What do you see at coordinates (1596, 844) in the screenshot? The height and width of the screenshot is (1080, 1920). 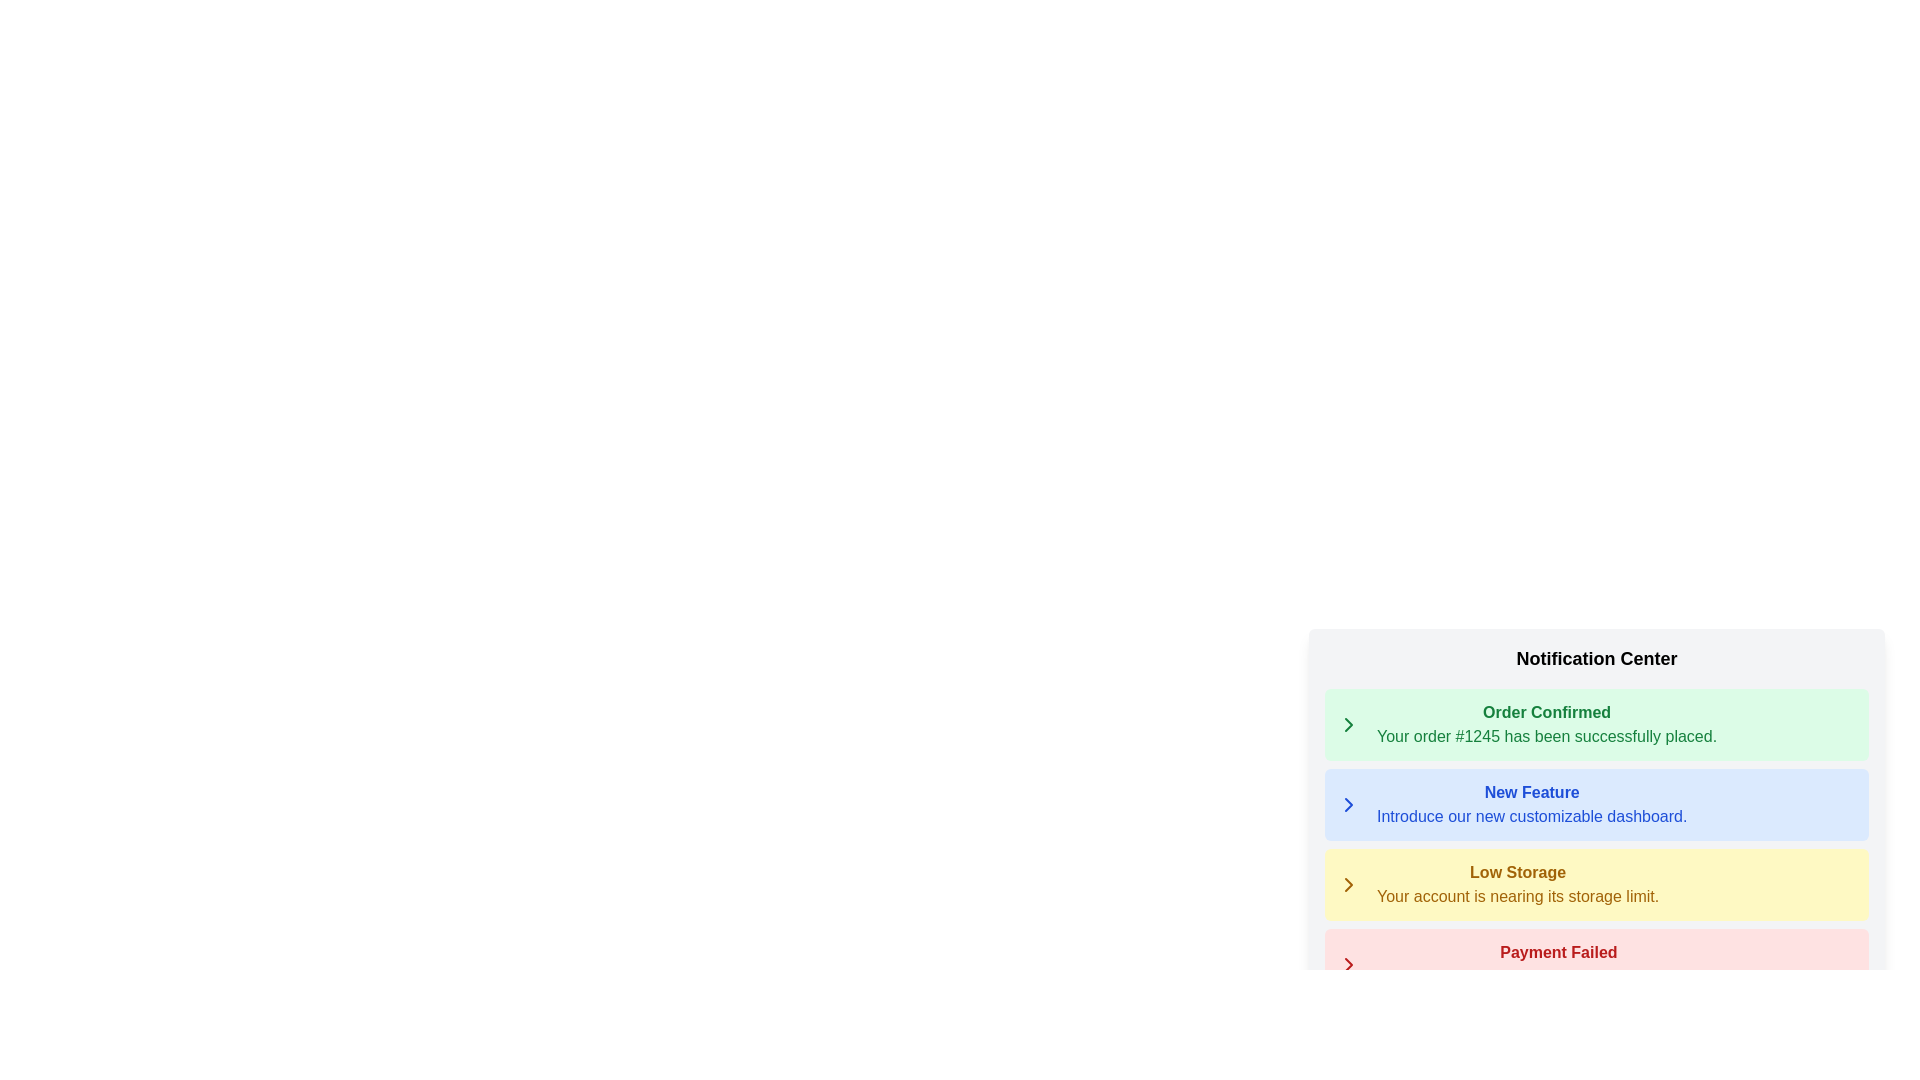 I see `the third informational notification box within the 'Notification Center' section, which warns about account storage status` at bounding box center [1596, 844].